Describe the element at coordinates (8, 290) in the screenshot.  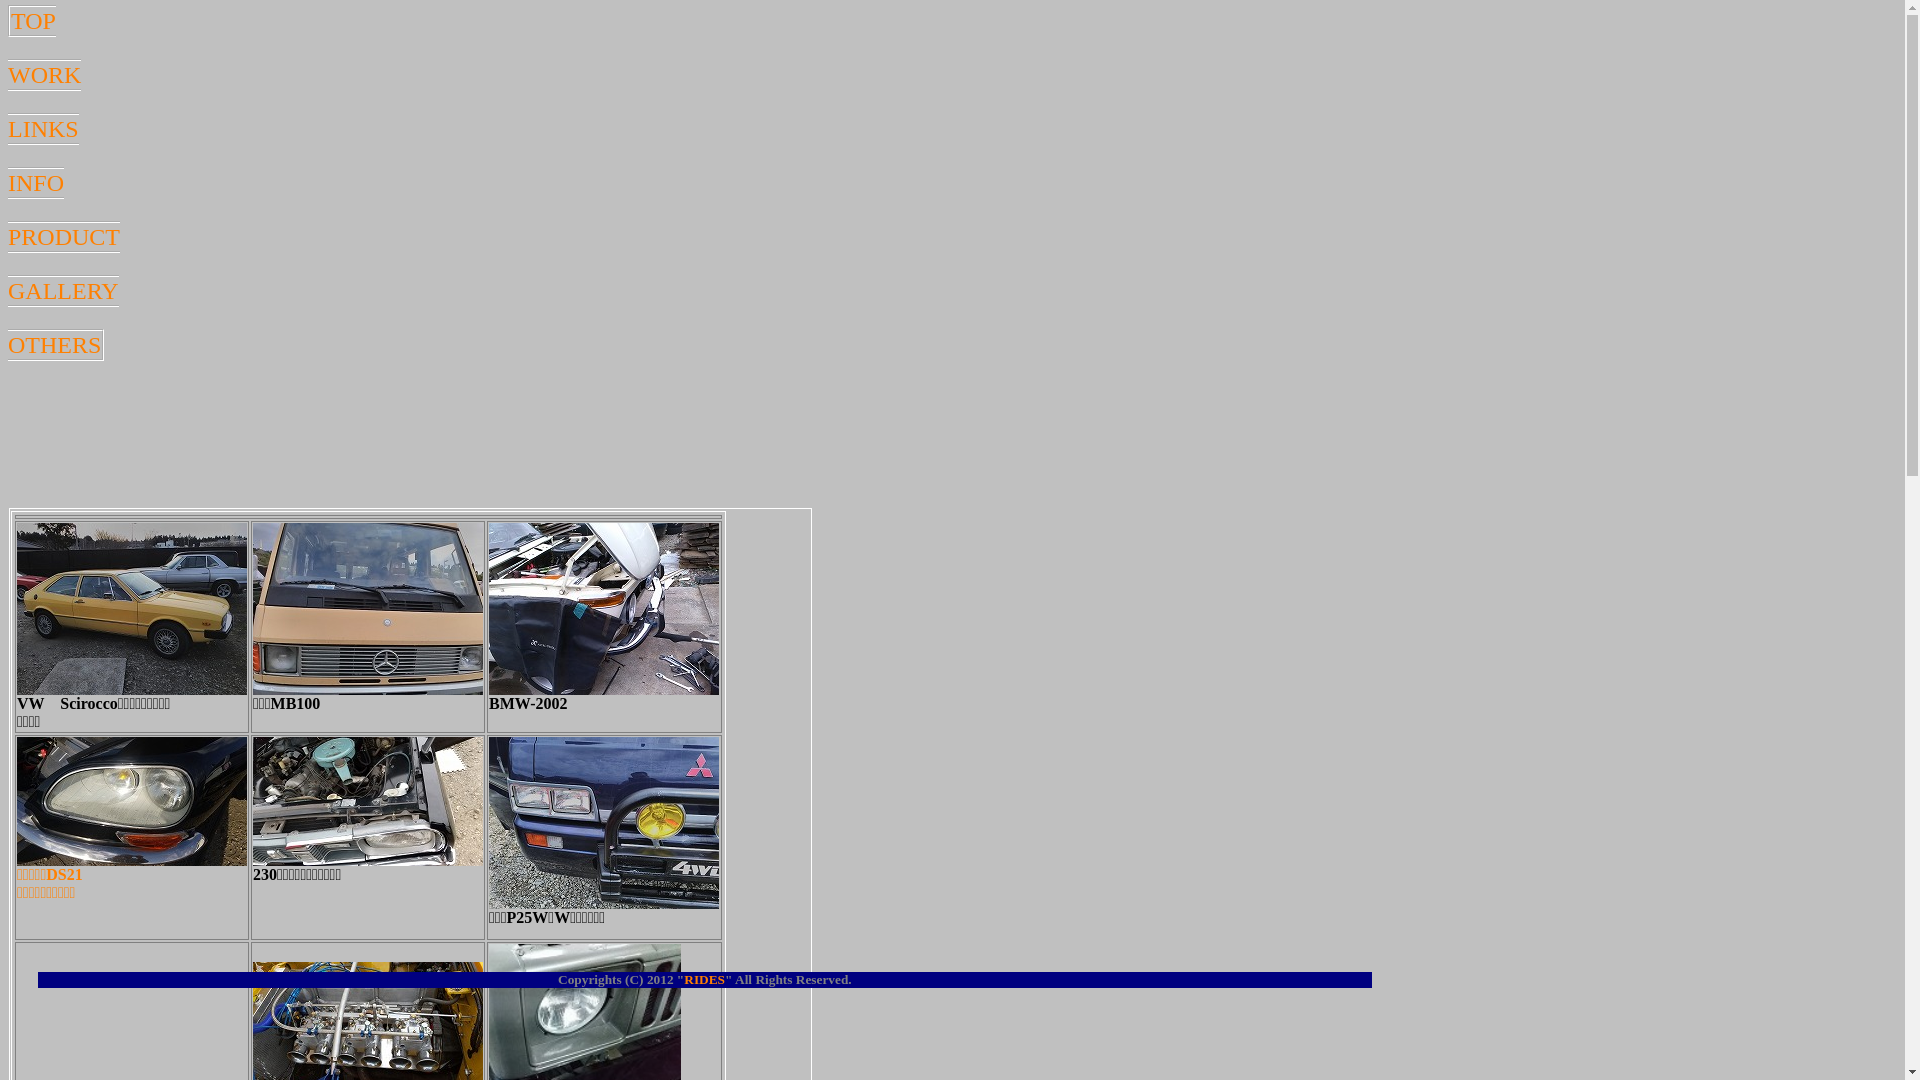
I see `'GALLERY'` at that location.